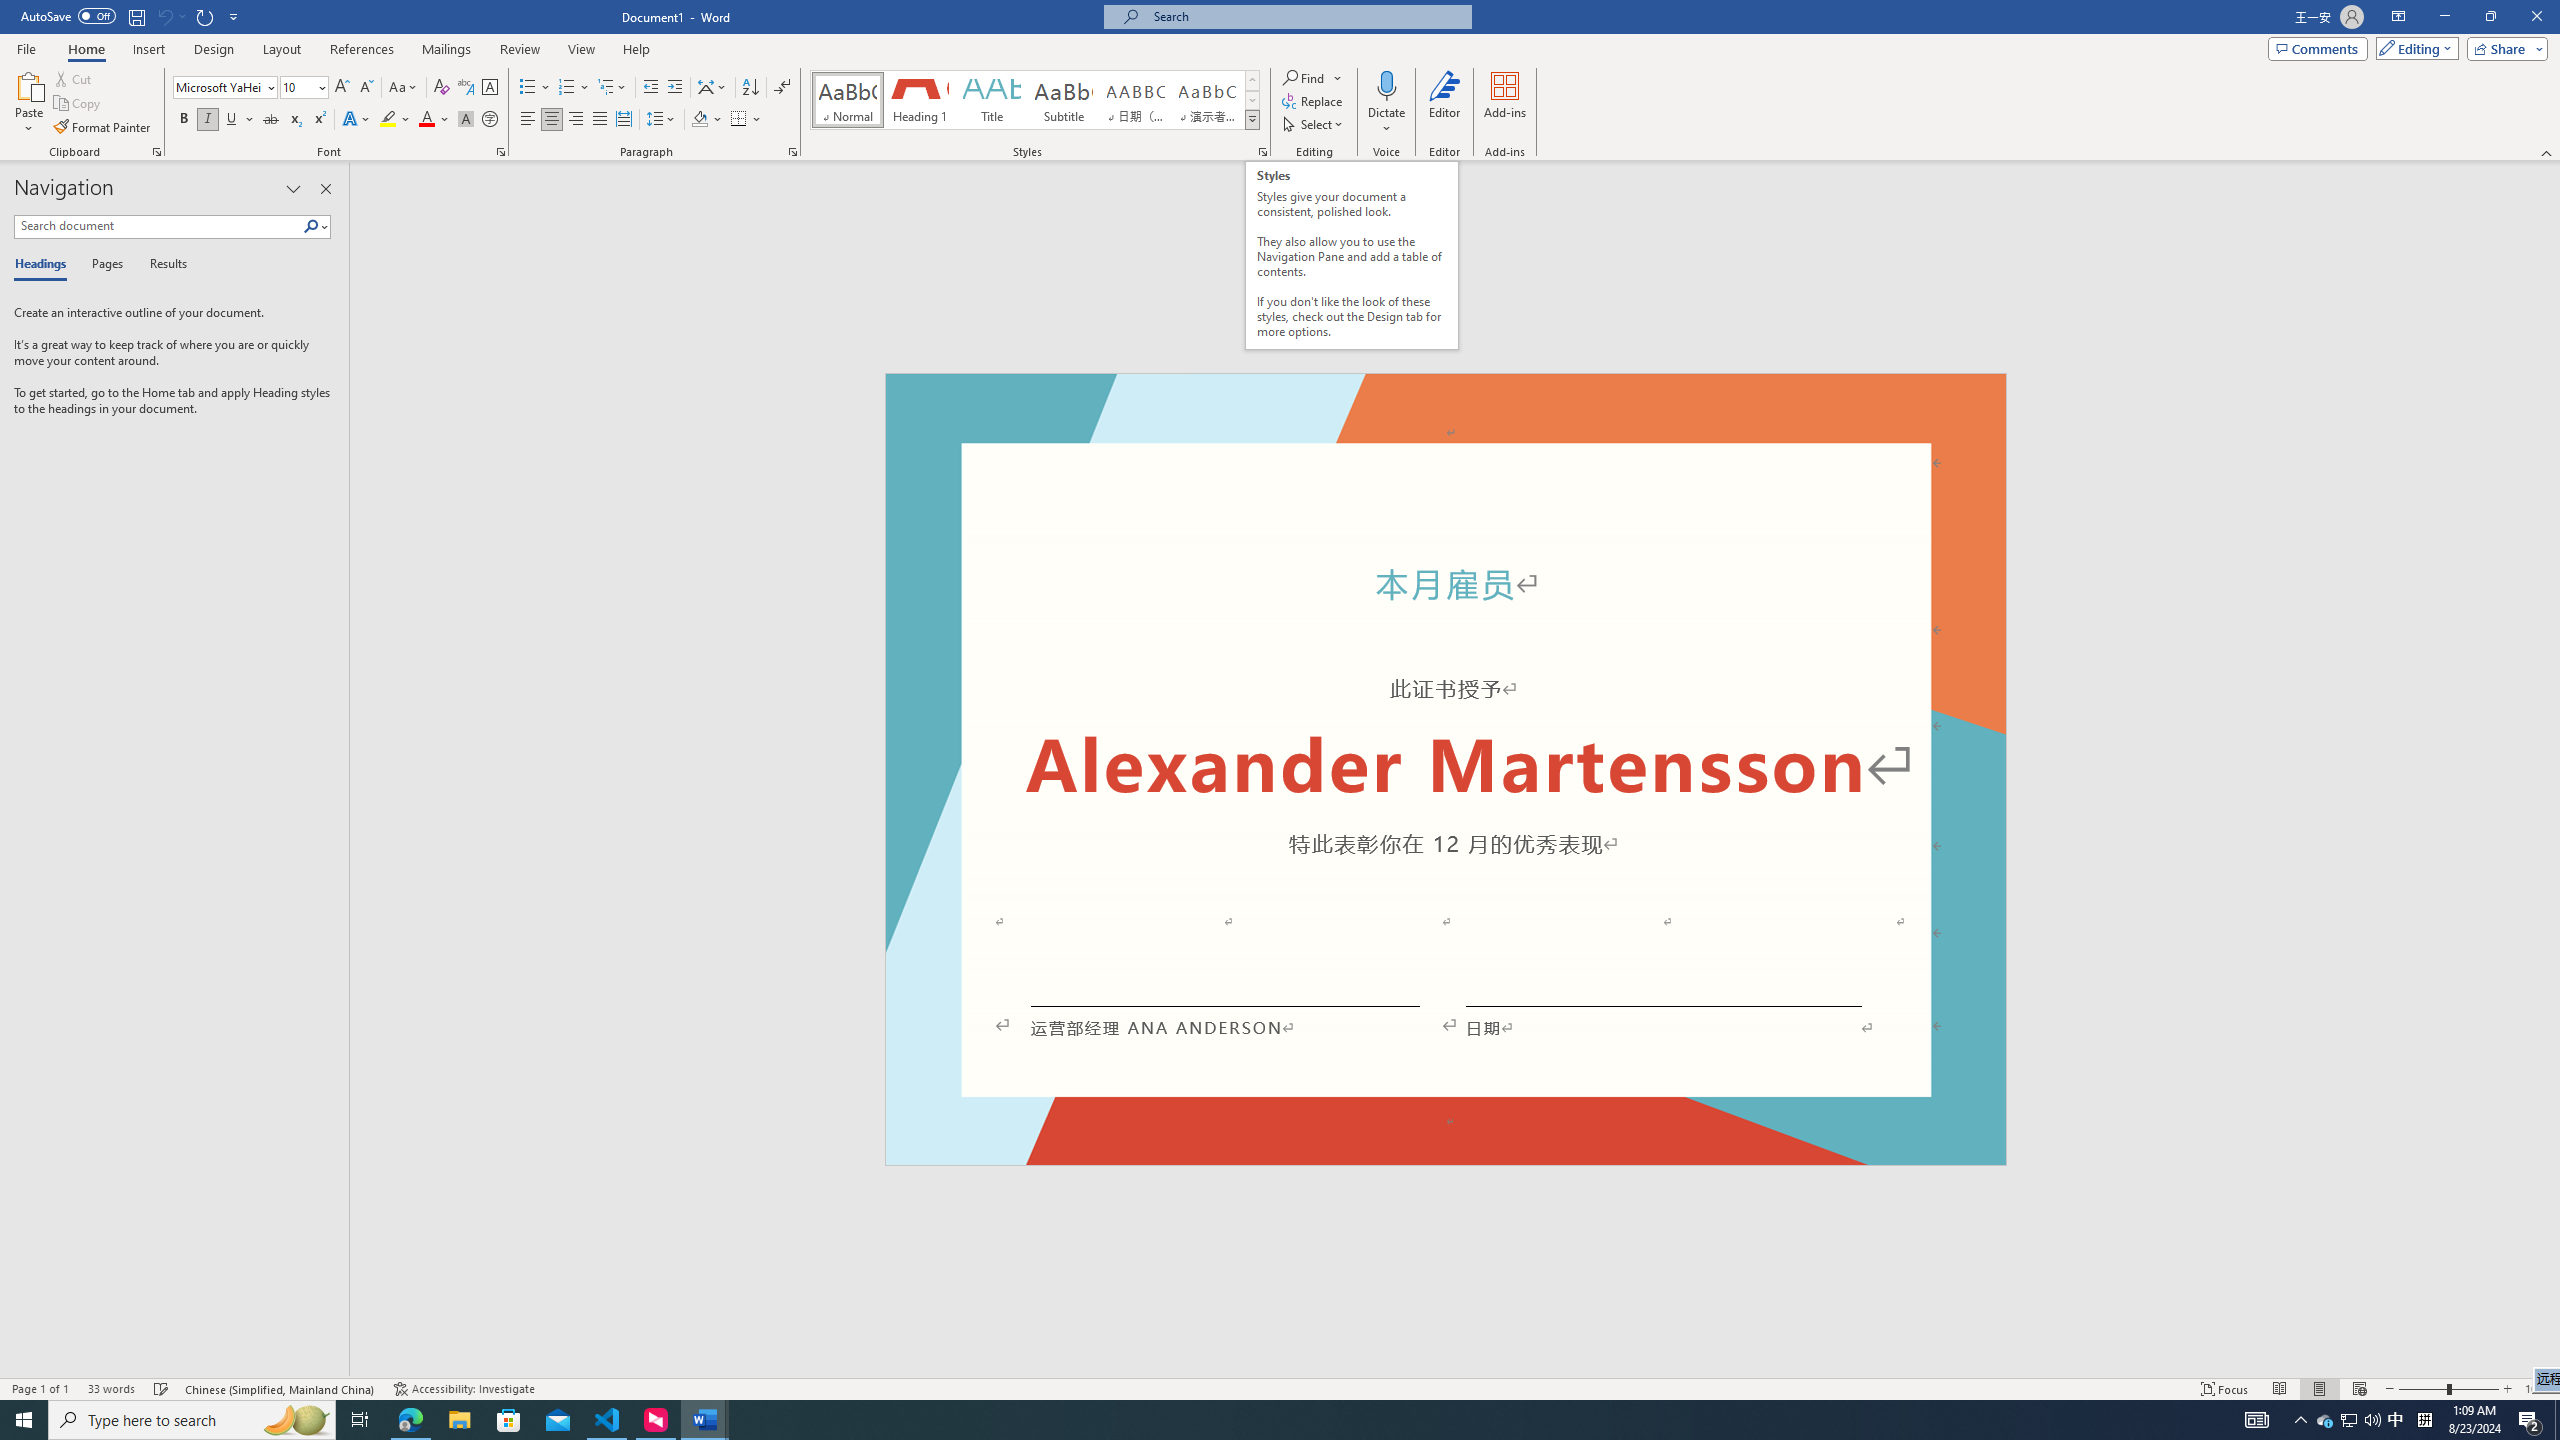 The width and height of the screenshot is (2560, 1440). Describe the element at coordinates (366, 87) in the screenshot. I see `'Shrink Font'` at that location.